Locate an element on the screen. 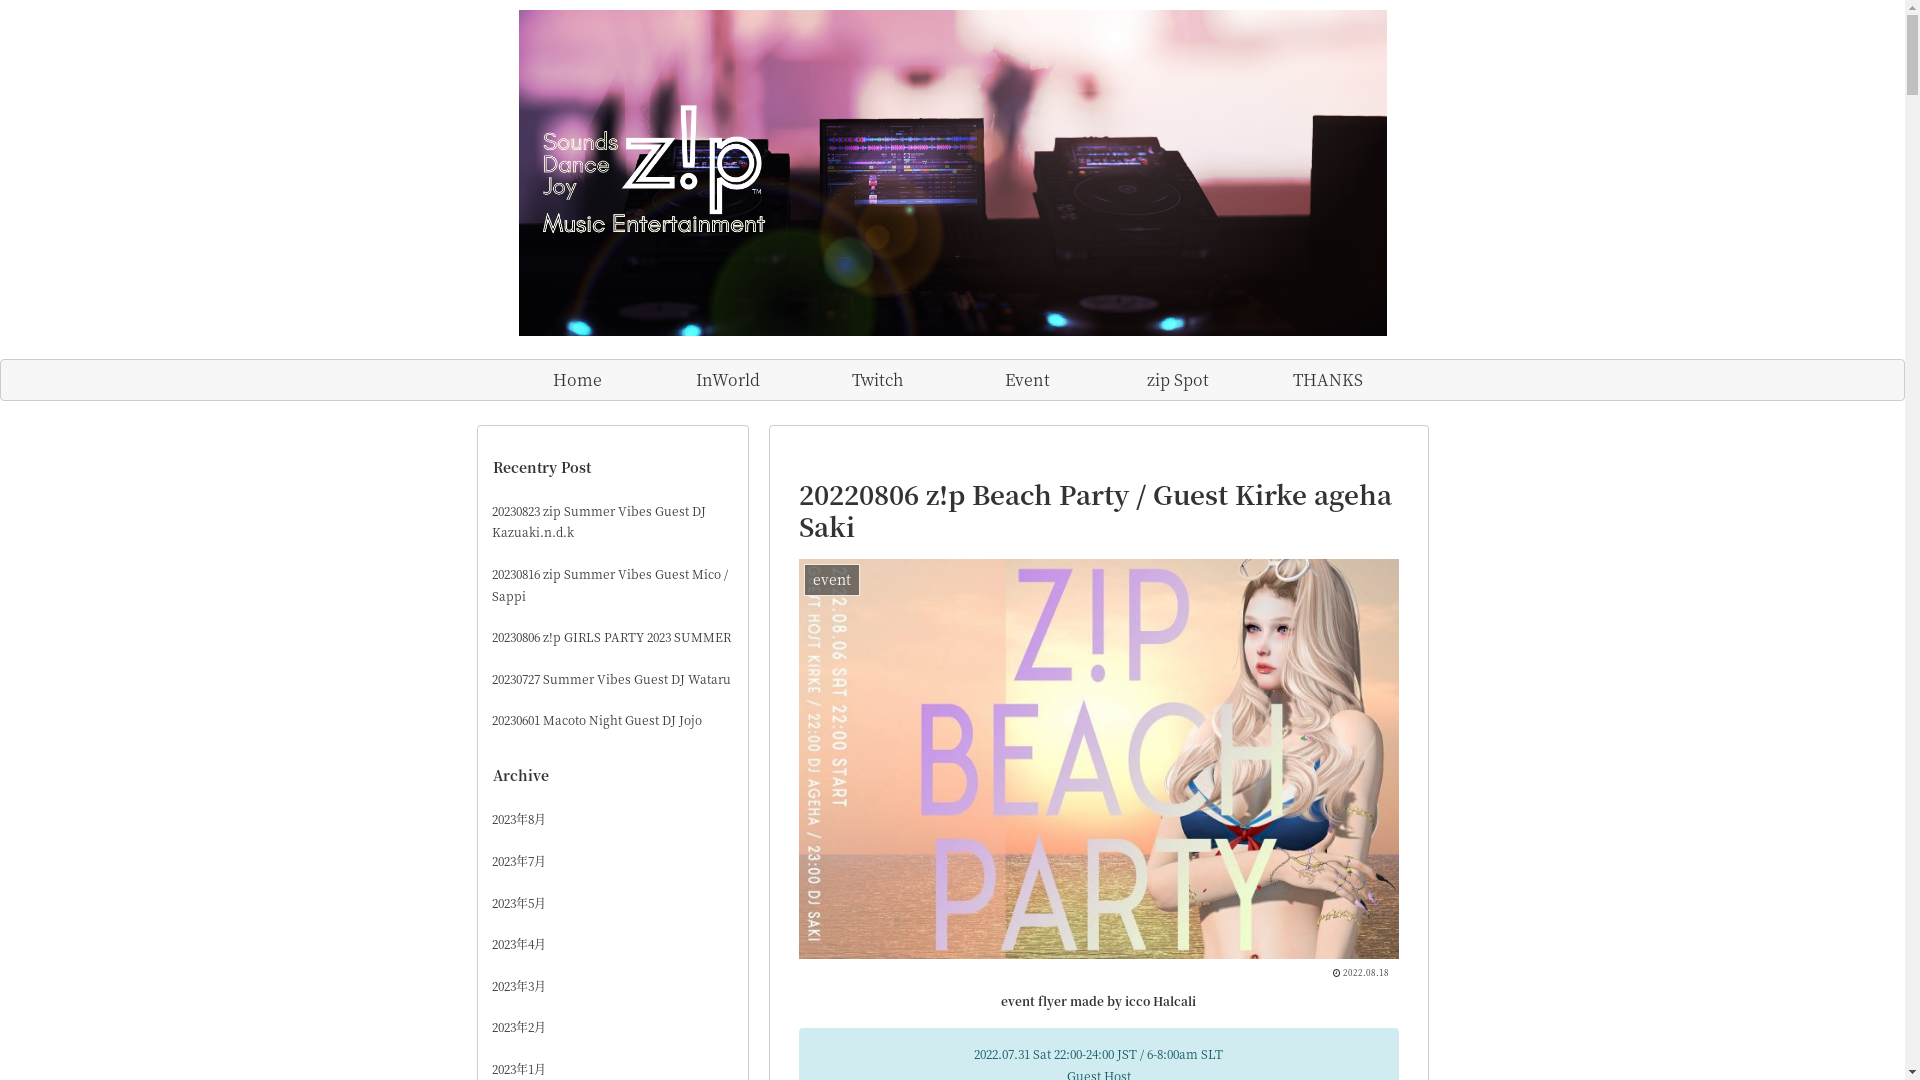 The image size is (1920, 1080). 'zip Spot' is located at coordinates (1176, 380).